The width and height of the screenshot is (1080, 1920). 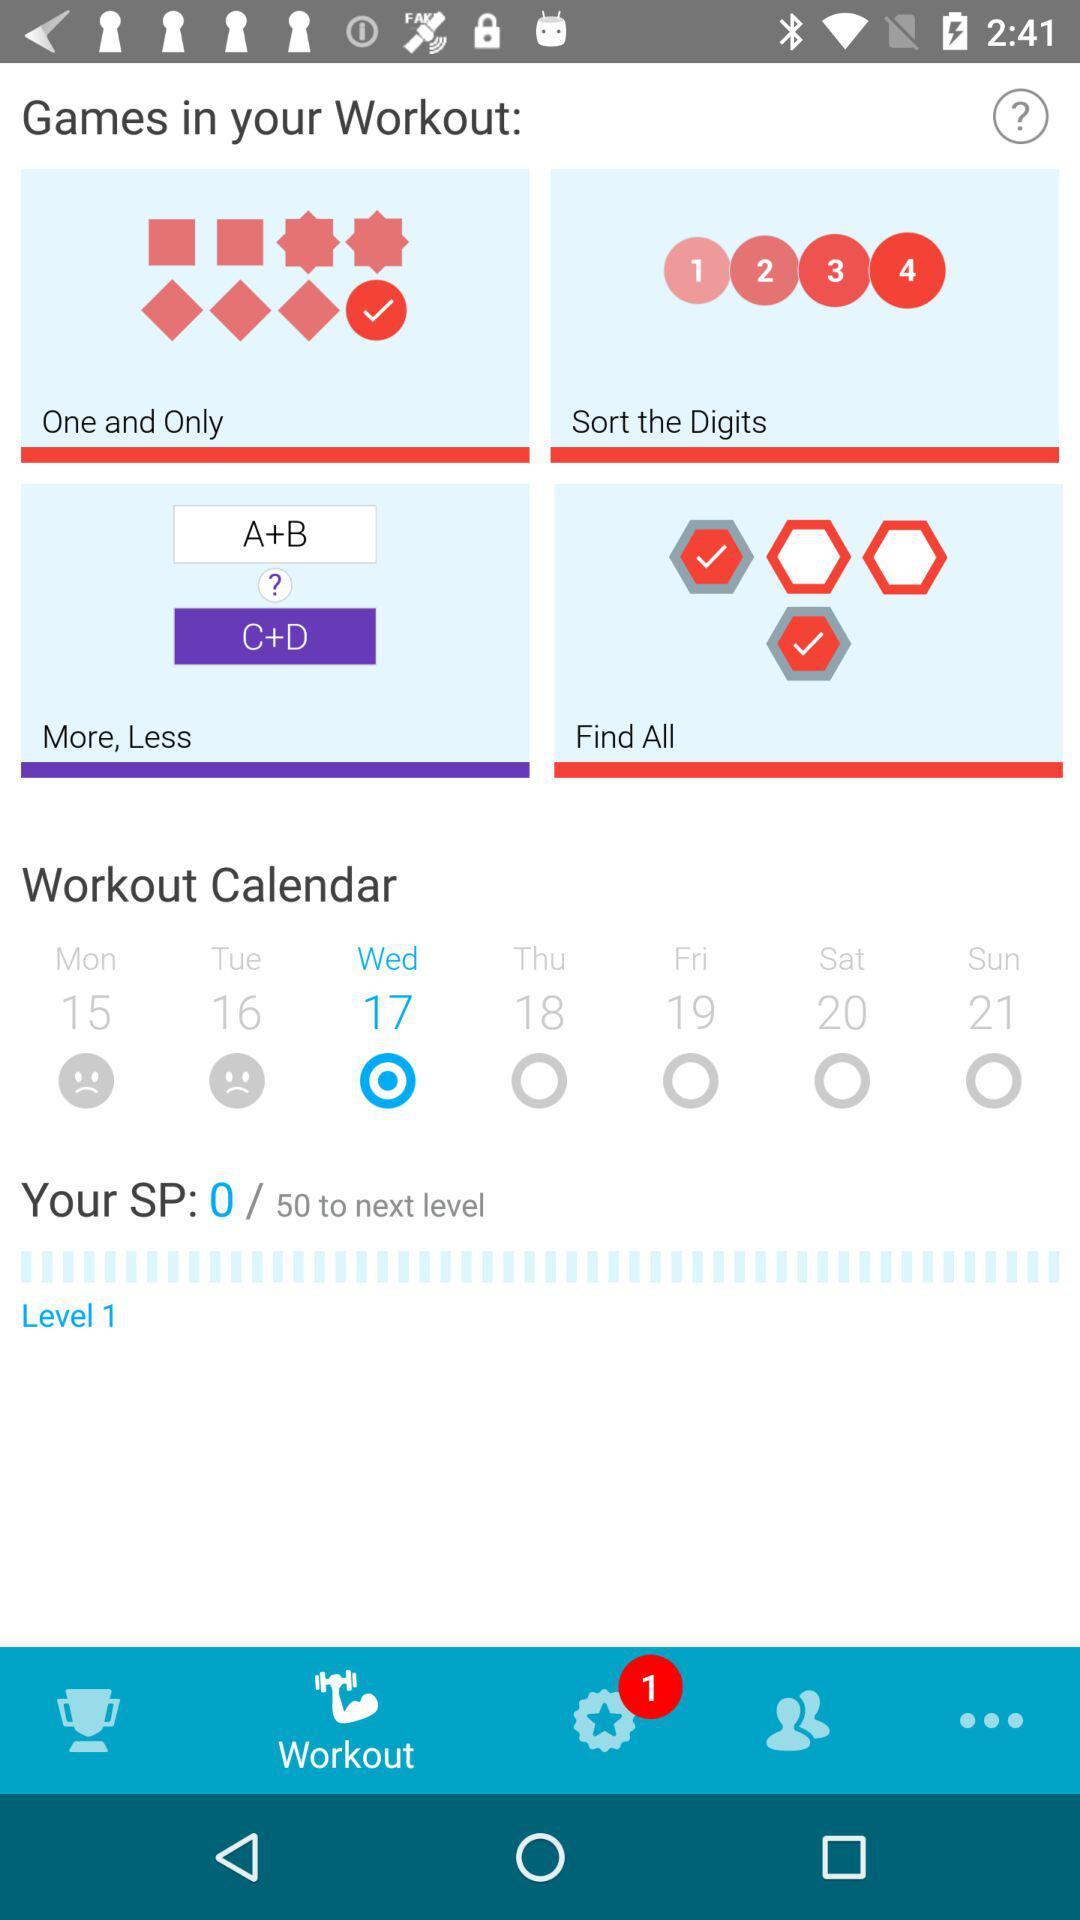 What do you see at coordinates (1020, 114) in the screenshot?
I see `icon next to the games in your item` at bounding box center [1020, 114].